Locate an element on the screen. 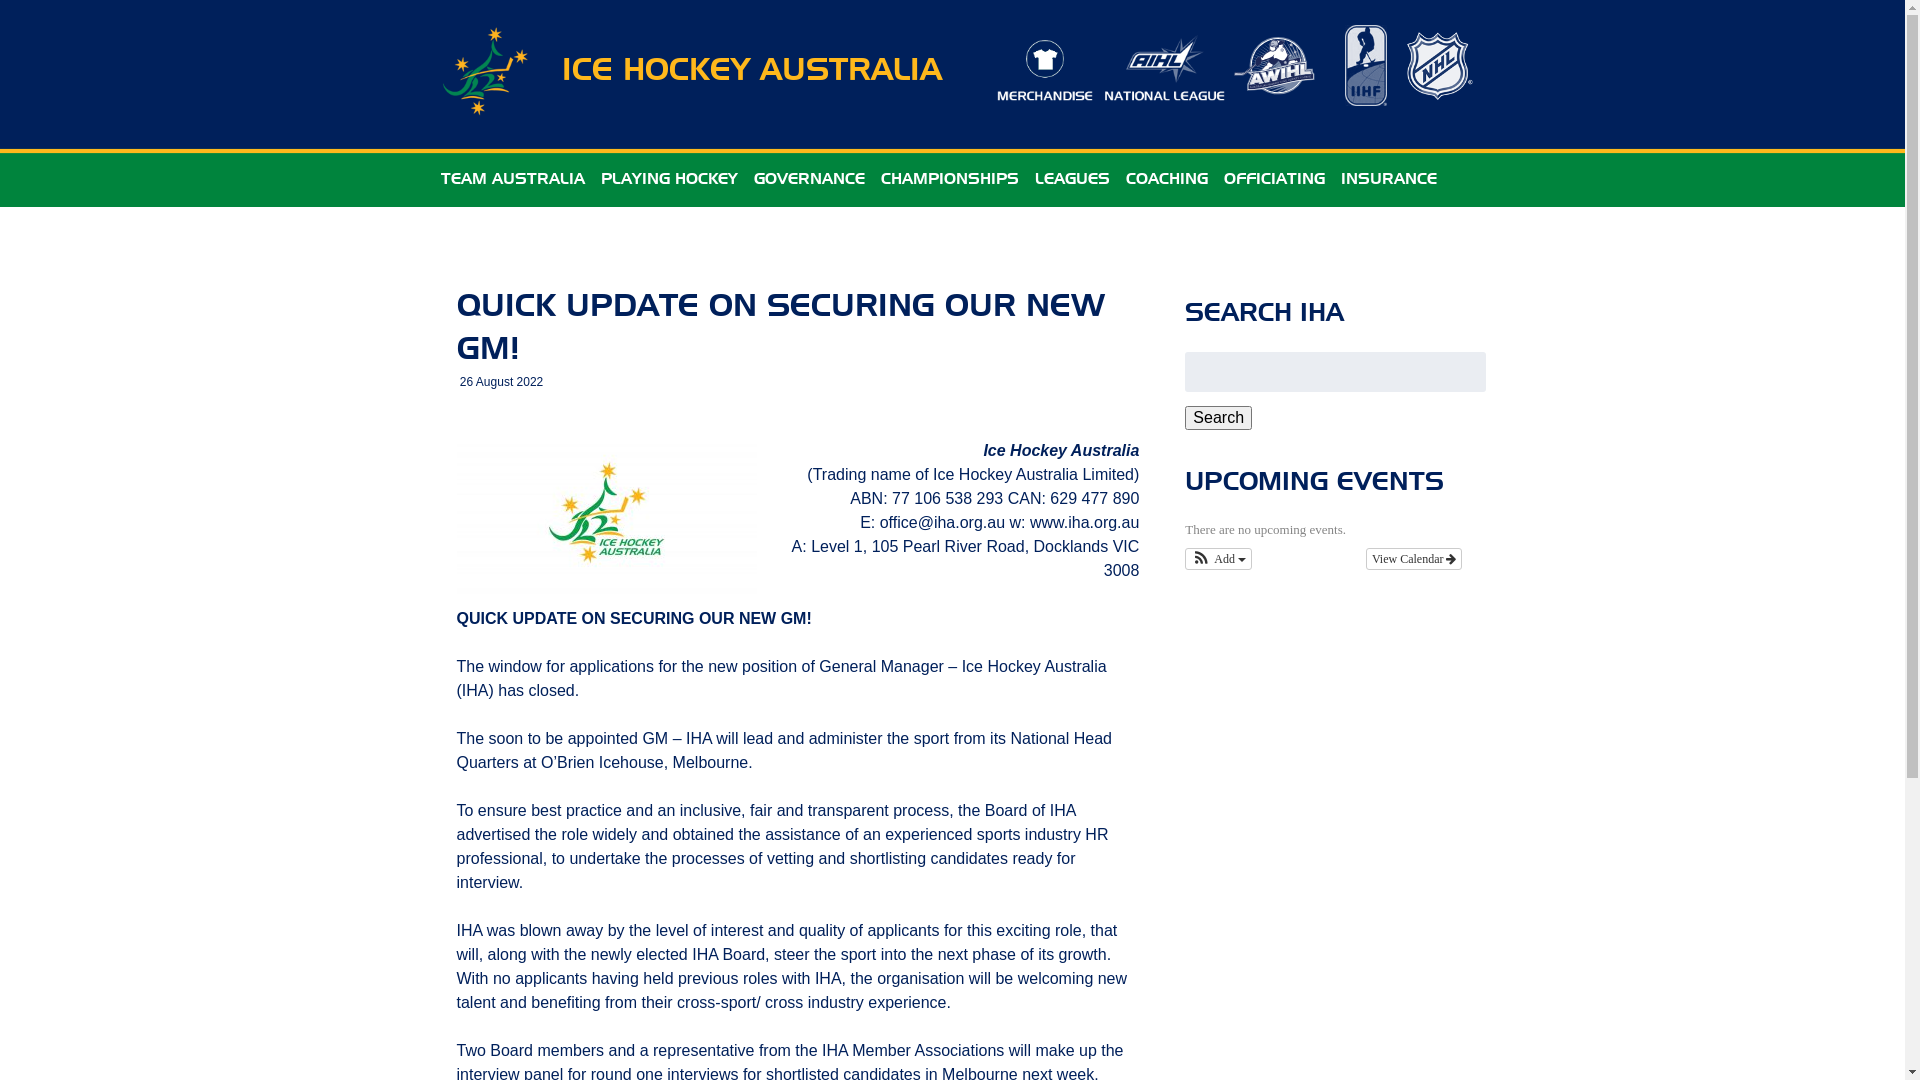  'OFFICIATING' is located at coordinates (1214, 180).